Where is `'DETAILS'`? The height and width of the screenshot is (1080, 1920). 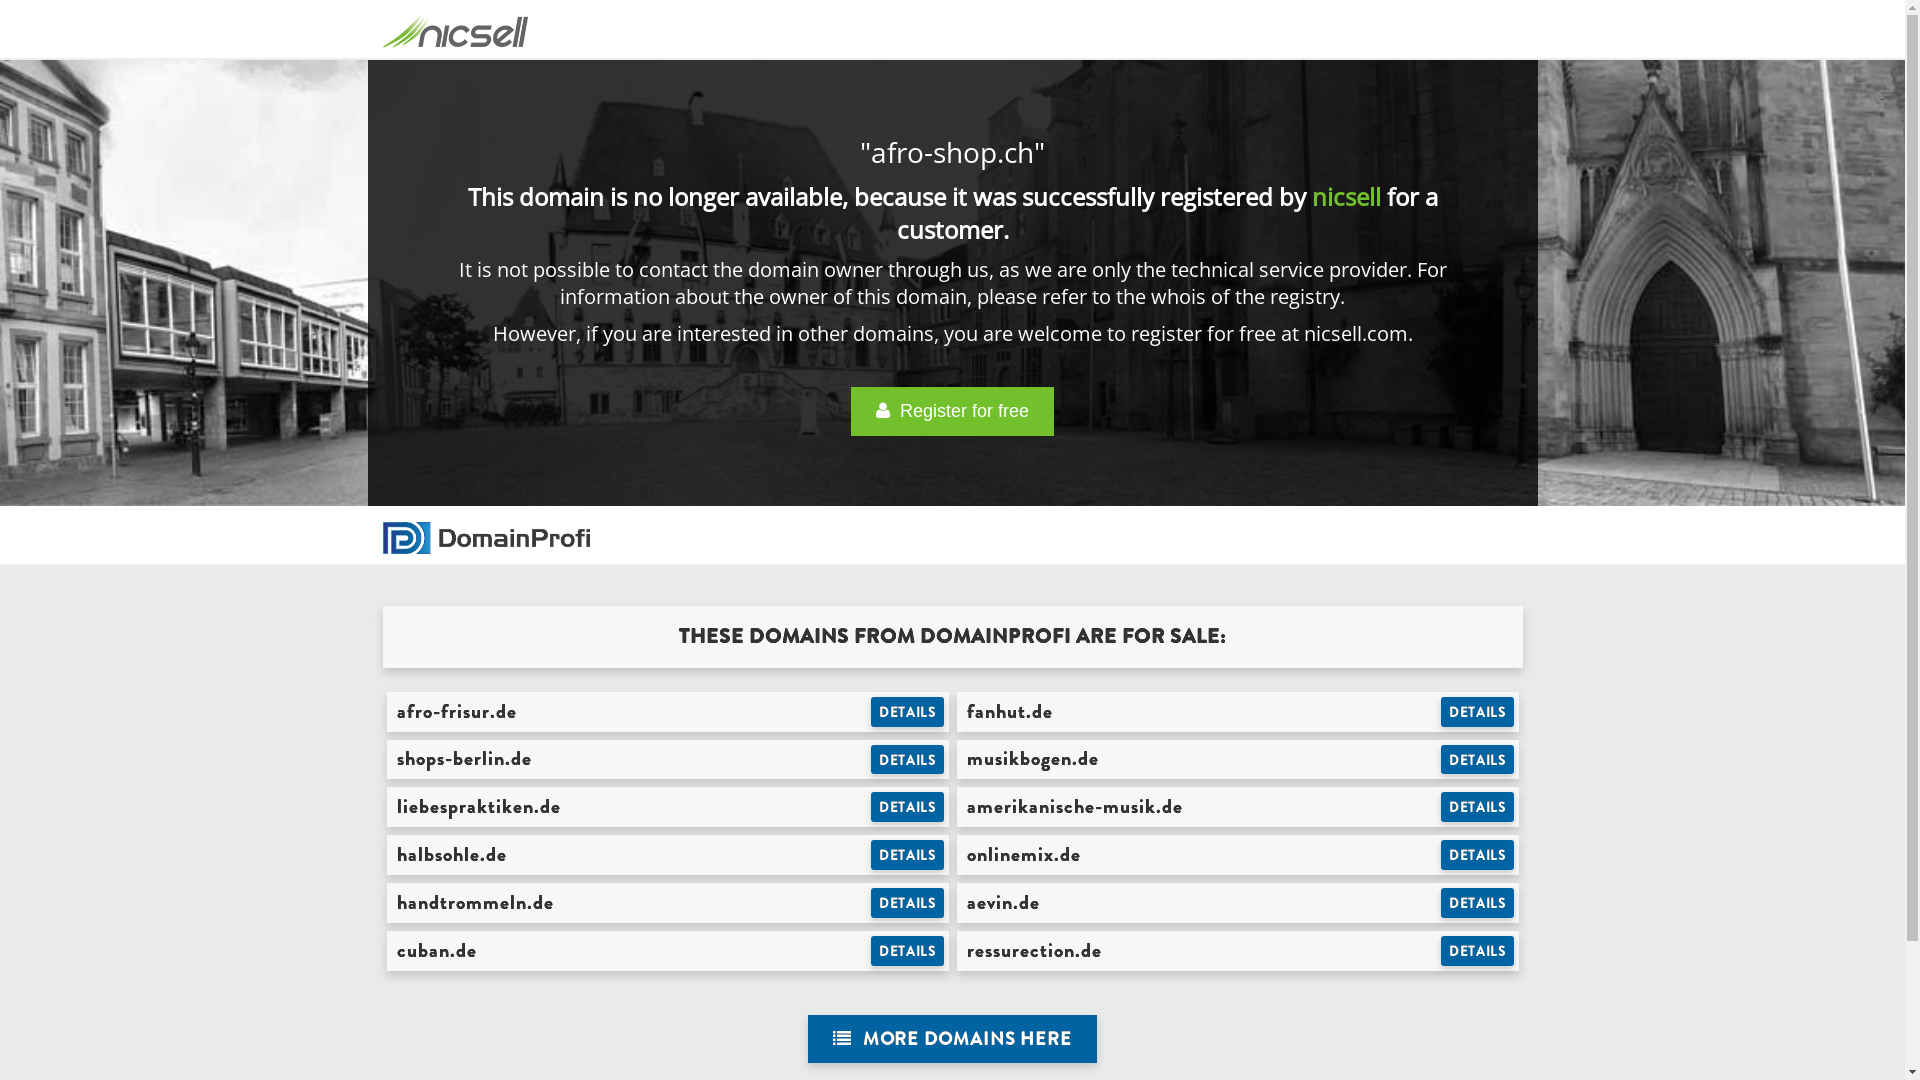
'DETAILS' is located at coordinates (1477, 759).